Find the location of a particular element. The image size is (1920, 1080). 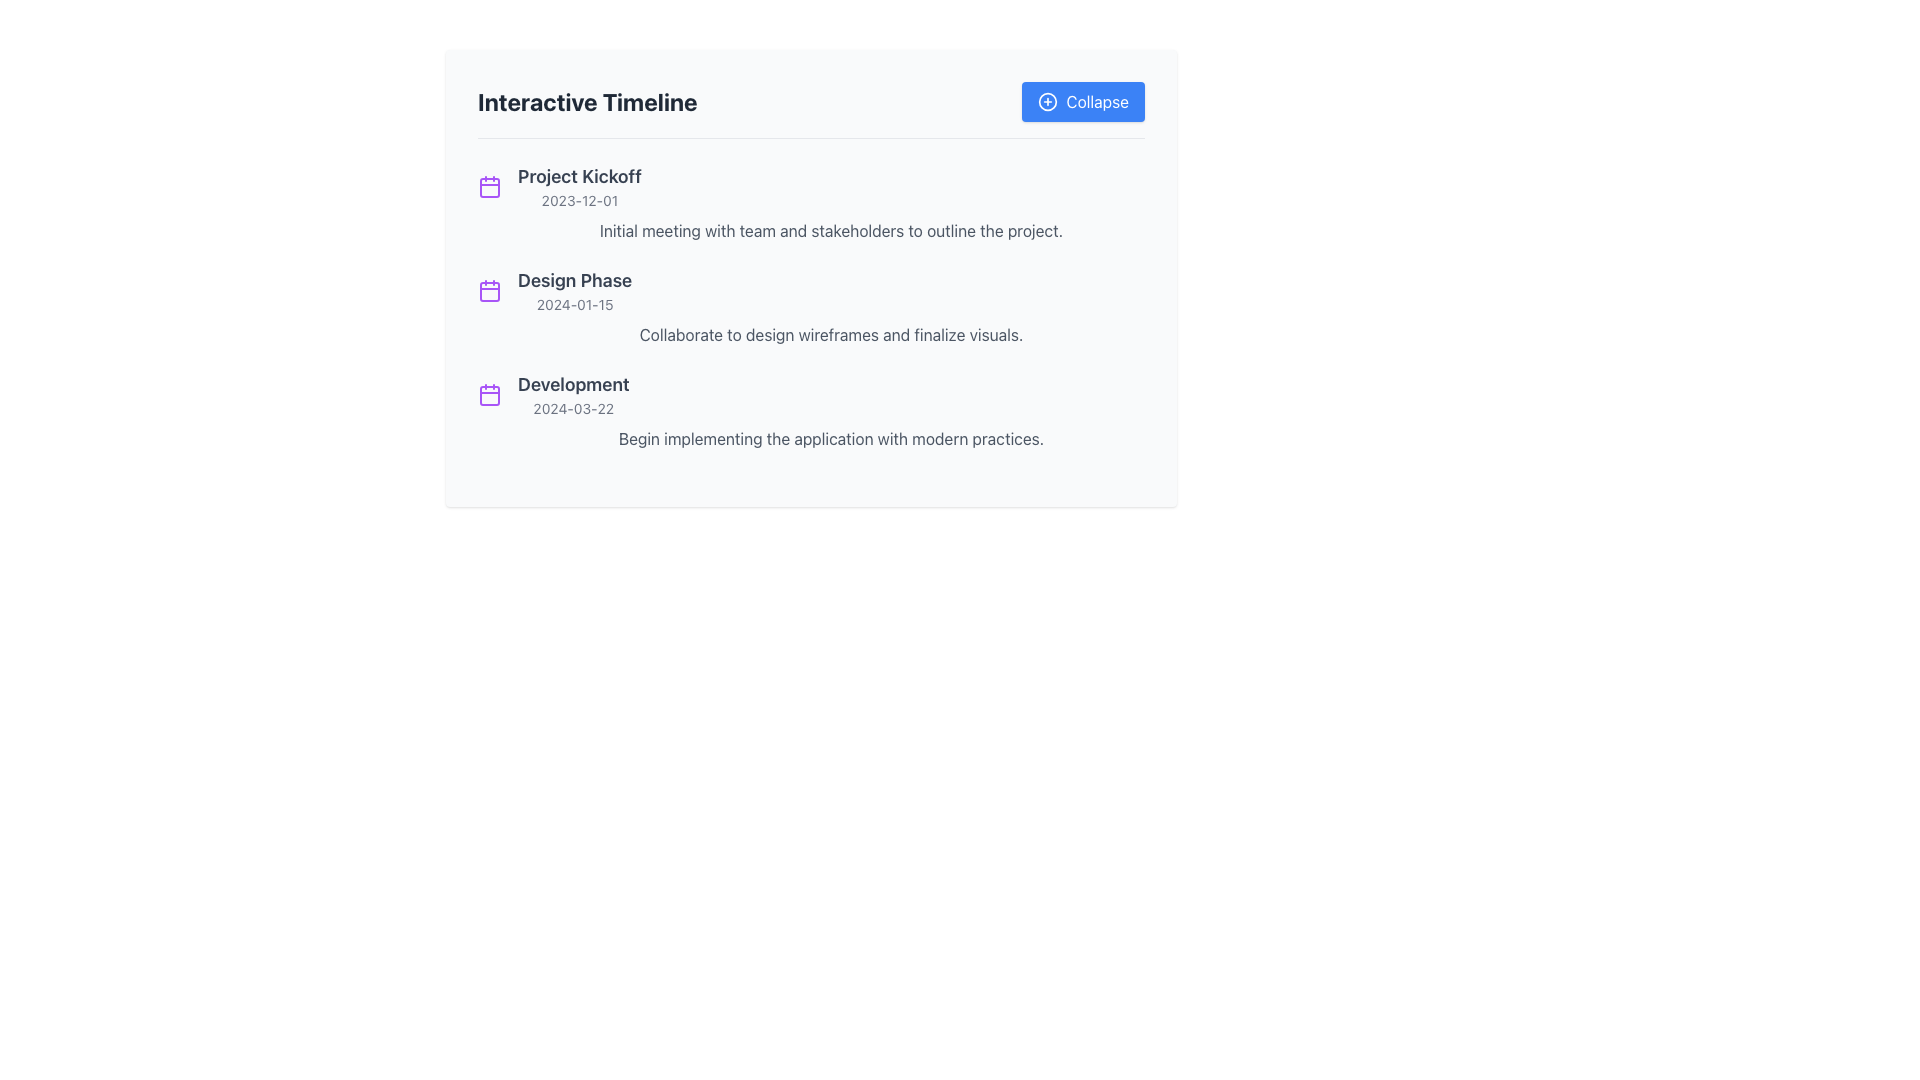

the decorative SVG rectangle that enhances the visual representation of the calendar icon next to 'Project Kickoff' in the interactive timeline is located at coordinates (489, 396).